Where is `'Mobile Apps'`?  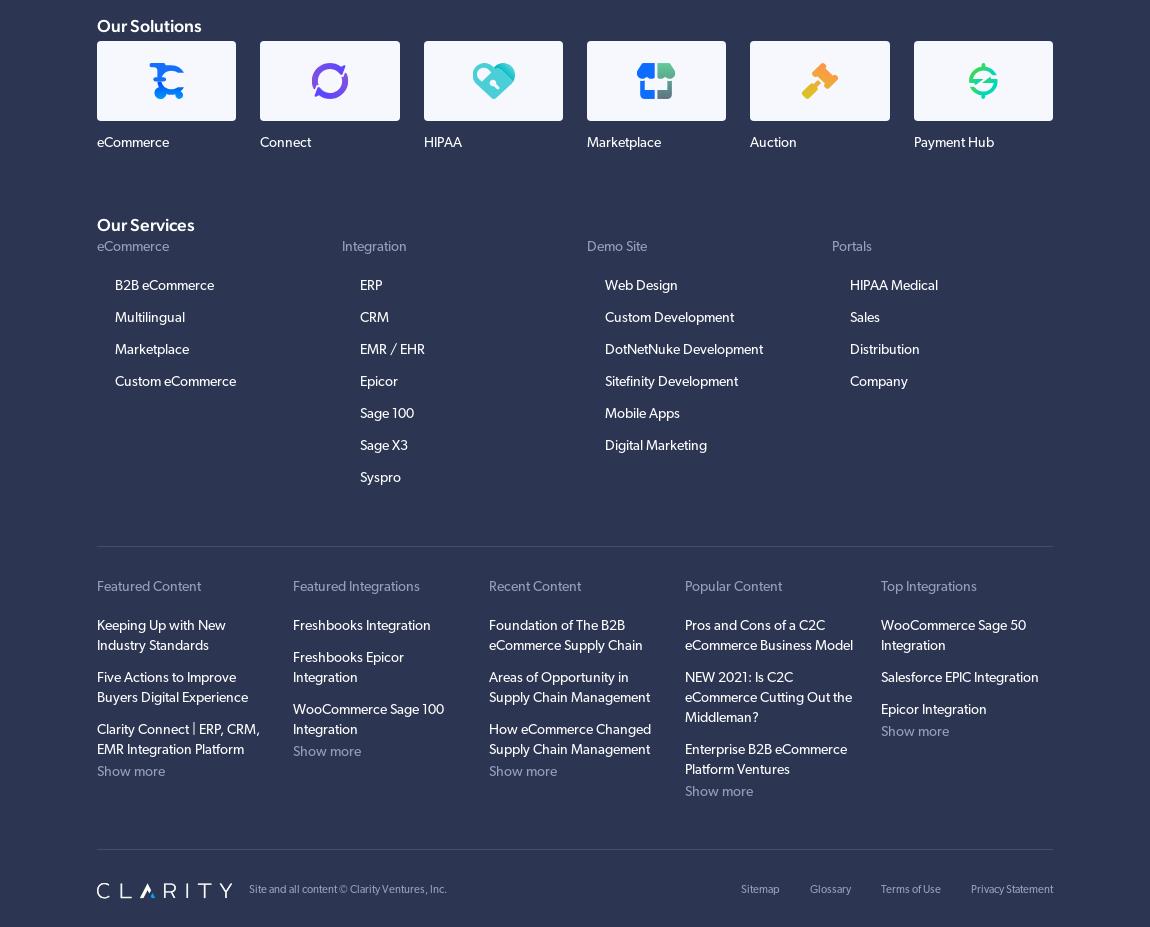
'Mobile Apps' is located at coordinates (641, 412).